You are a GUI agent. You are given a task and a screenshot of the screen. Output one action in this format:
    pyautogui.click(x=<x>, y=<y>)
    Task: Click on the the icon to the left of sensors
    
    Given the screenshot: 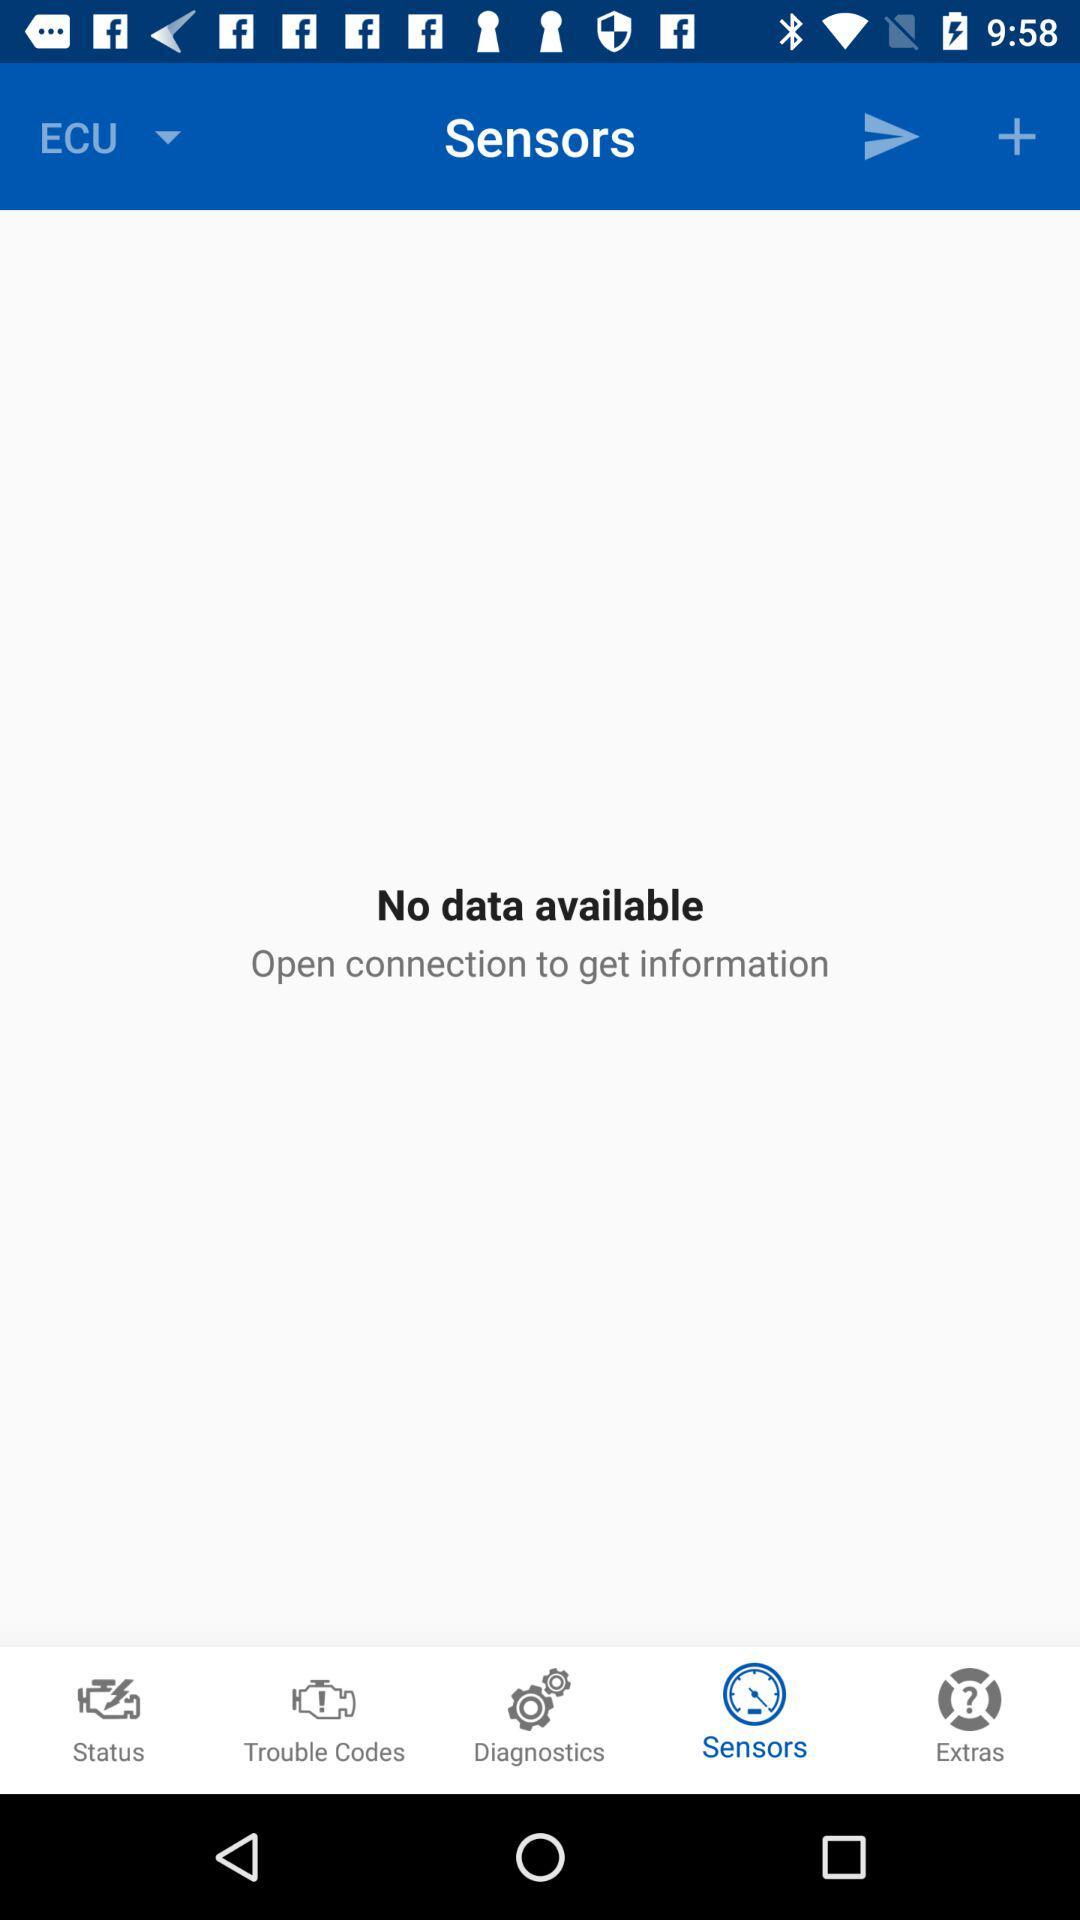 What is the action you would take?
    pyautogui.click(x=115, y=135)
    